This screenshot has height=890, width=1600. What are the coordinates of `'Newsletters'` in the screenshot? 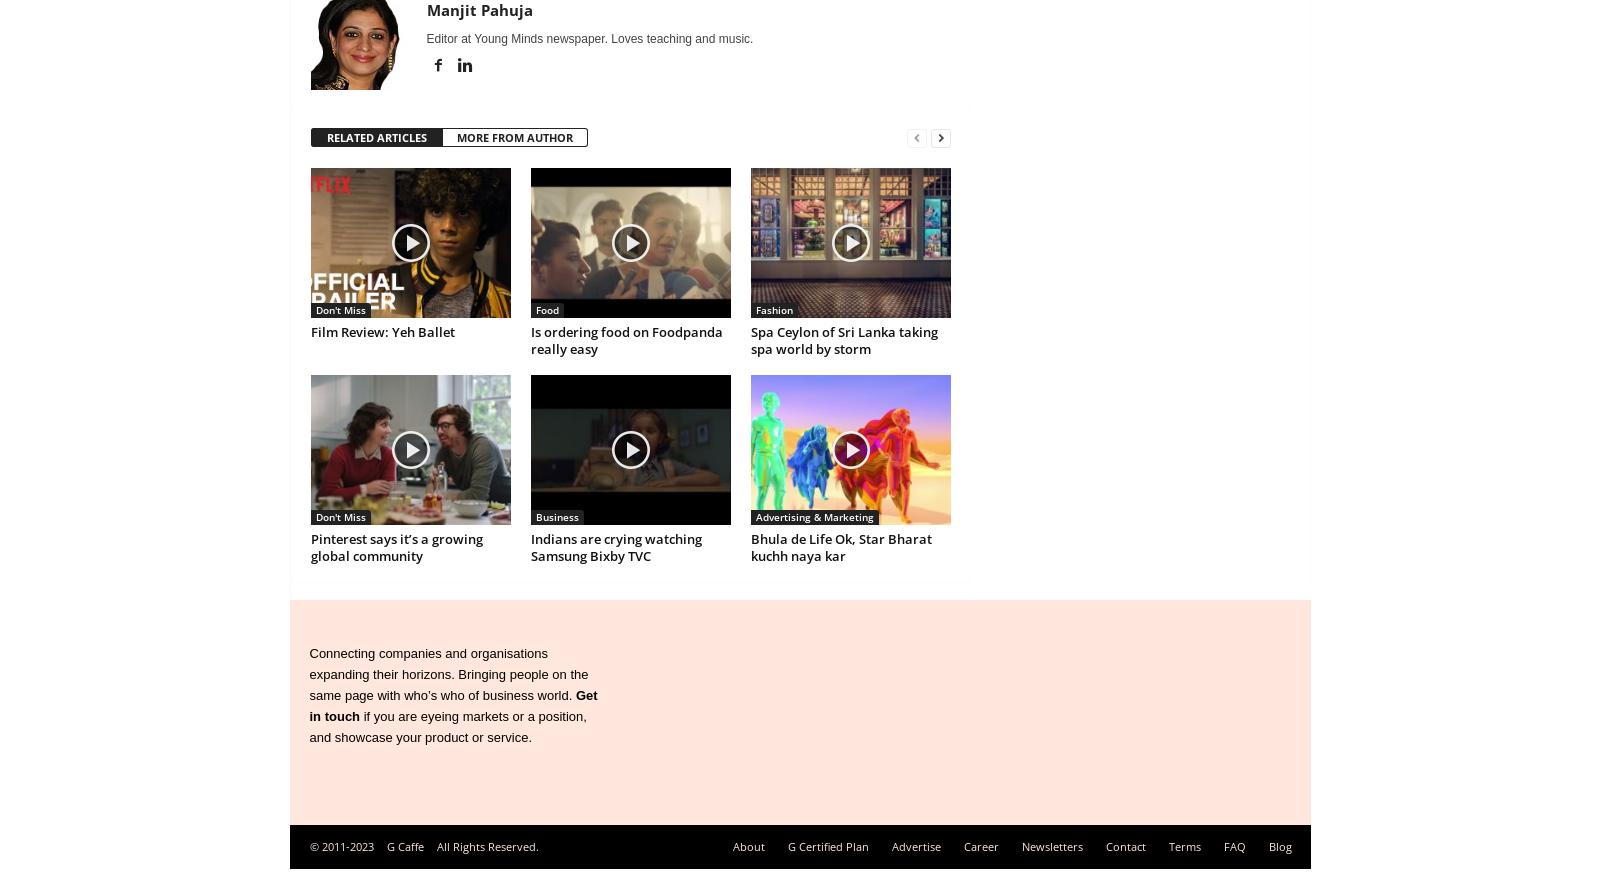 It's located at (1020, 845).